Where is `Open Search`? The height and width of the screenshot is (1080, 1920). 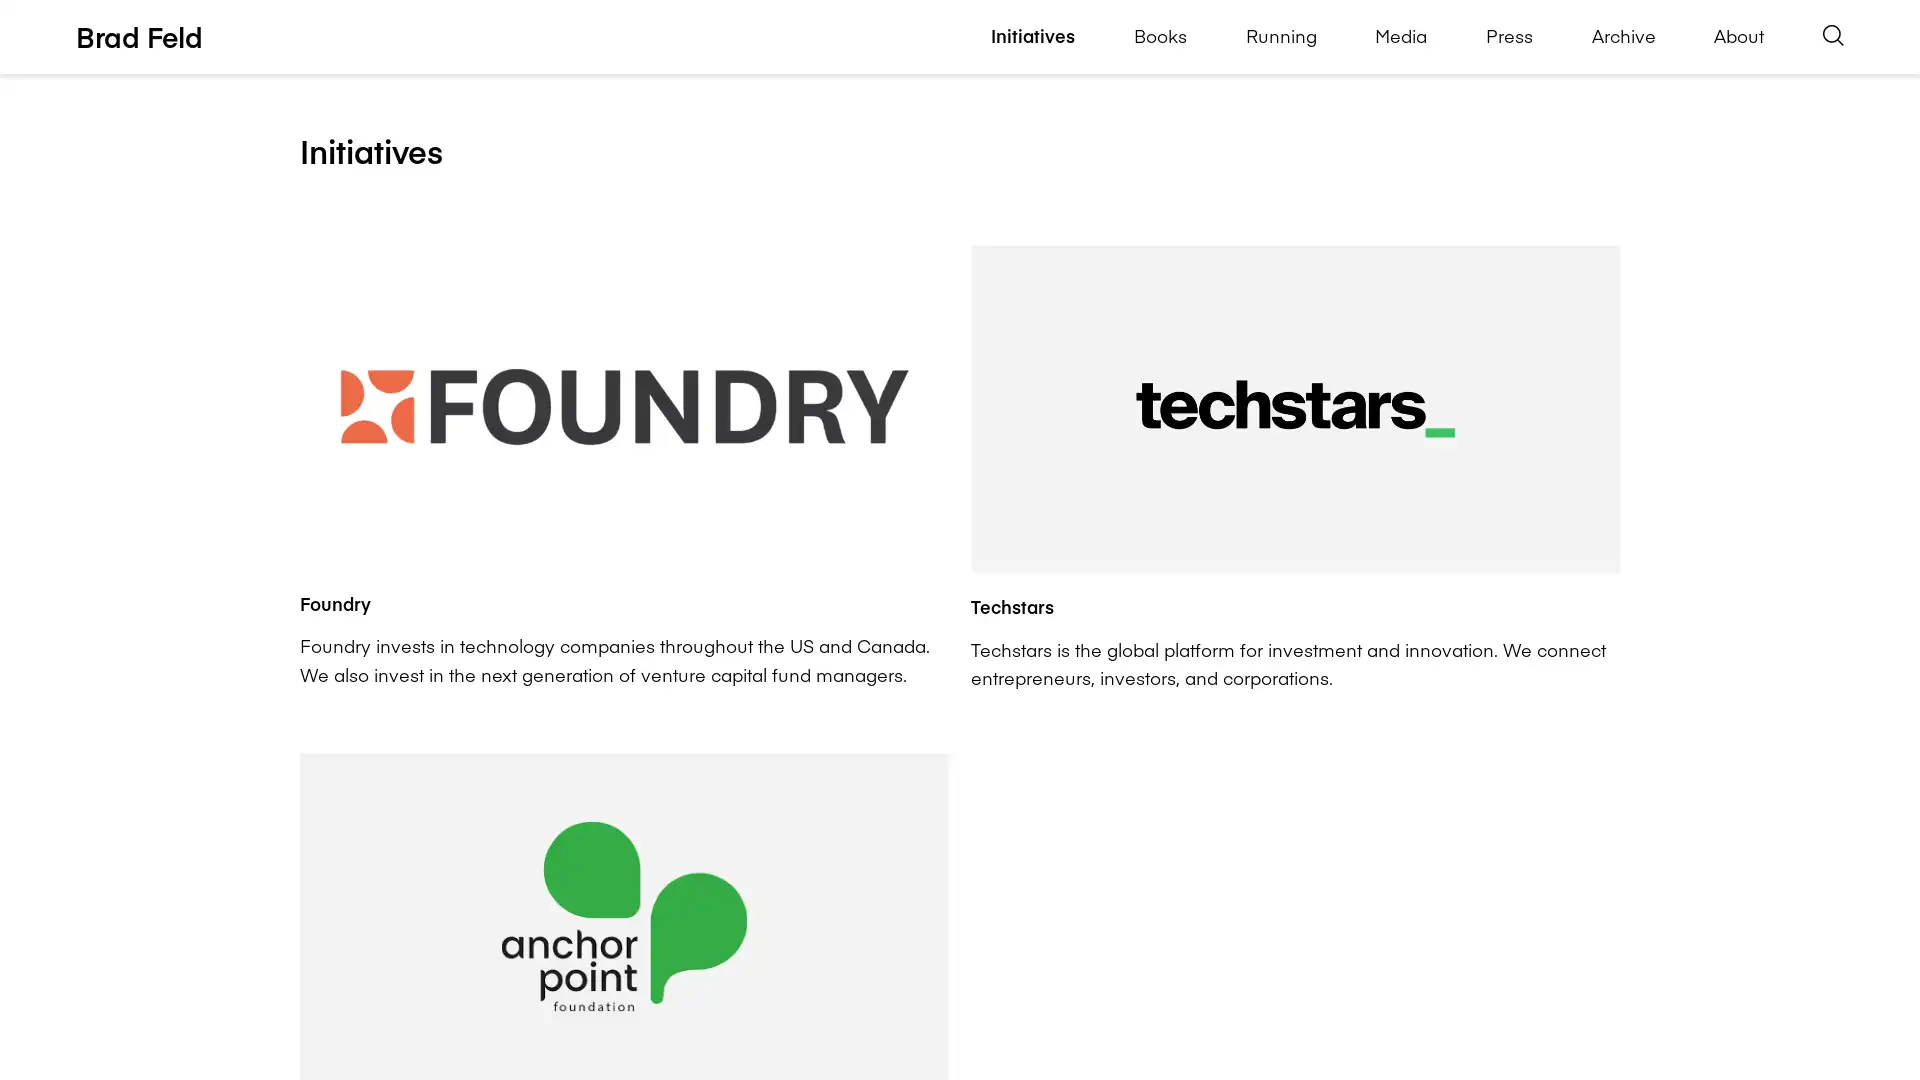
Open Search is located at coordinates (1833, 36).